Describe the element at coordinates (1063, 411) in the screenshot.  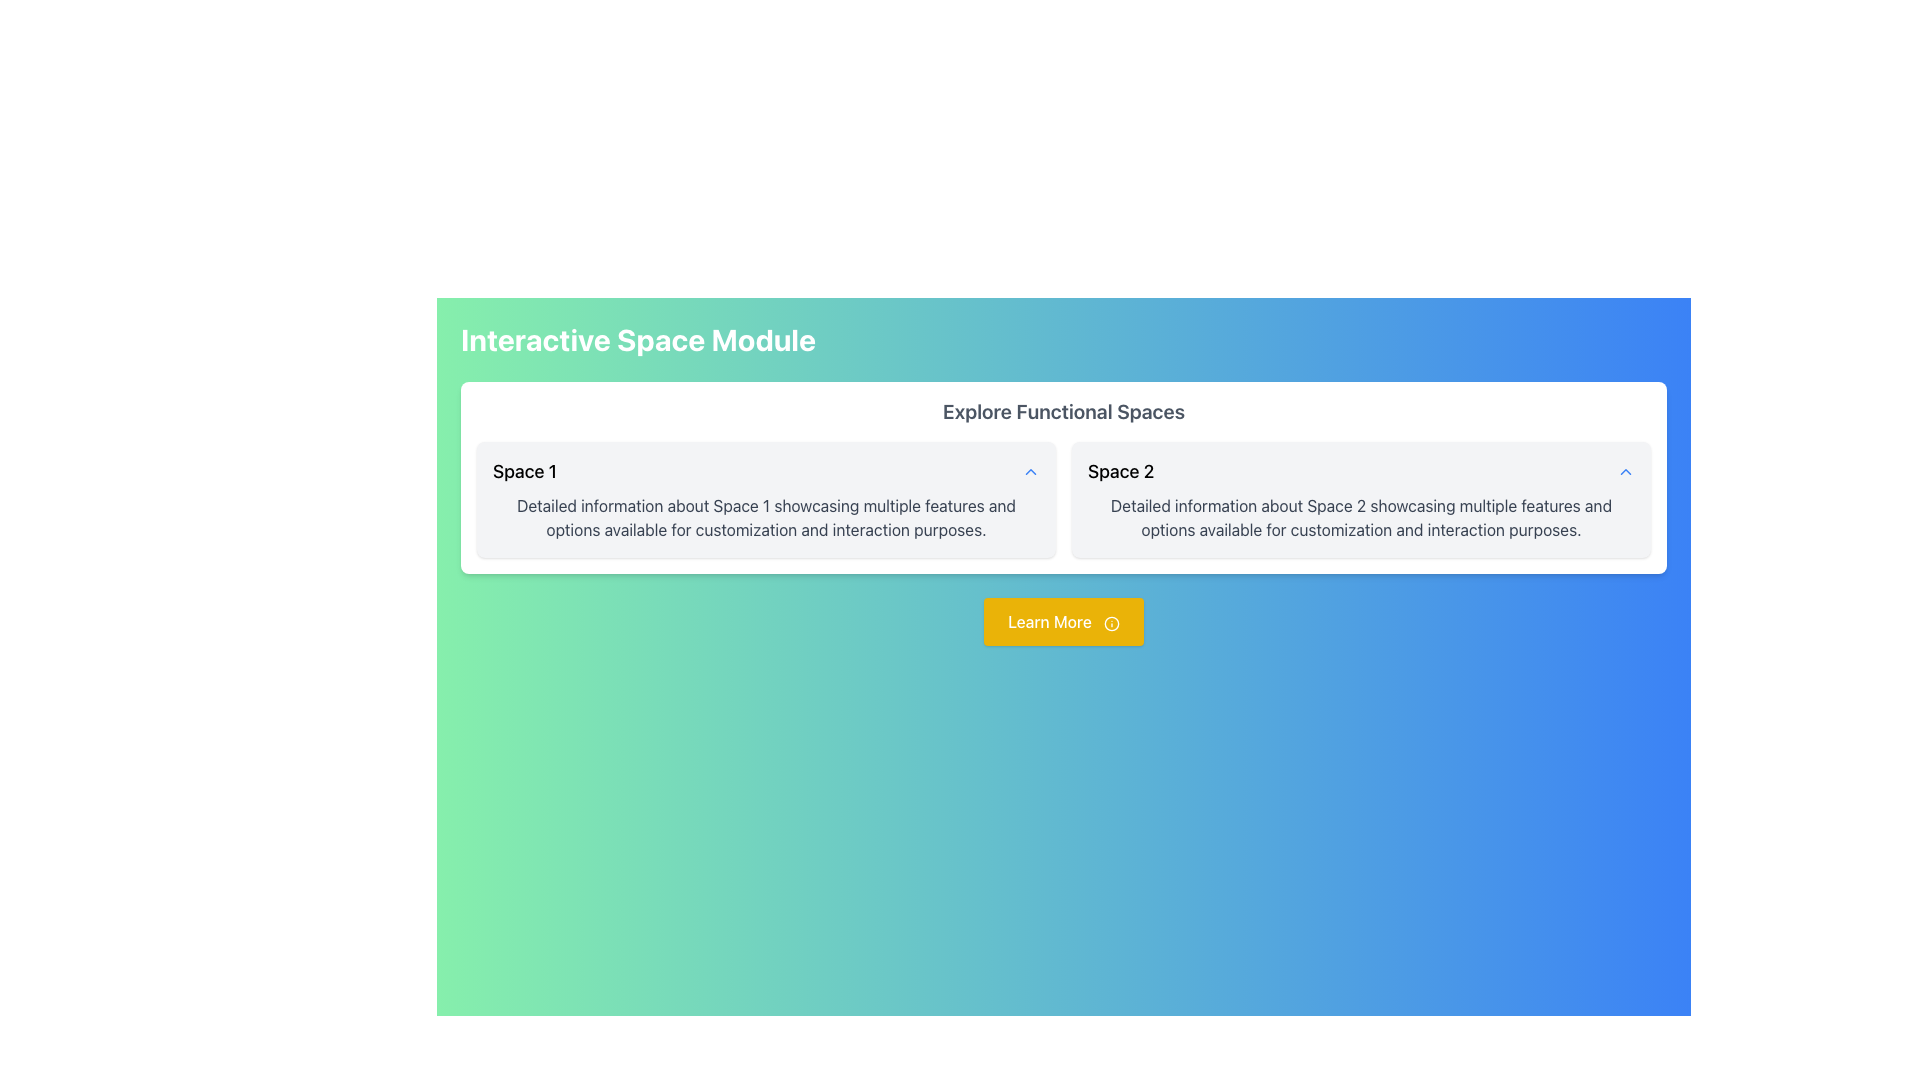
I see `the Text Label that serves as a non-interactive heading for the 'Functional Spaces' section, located at the top center of the layout above 'Space 1' and 'Space 2'` at that location.